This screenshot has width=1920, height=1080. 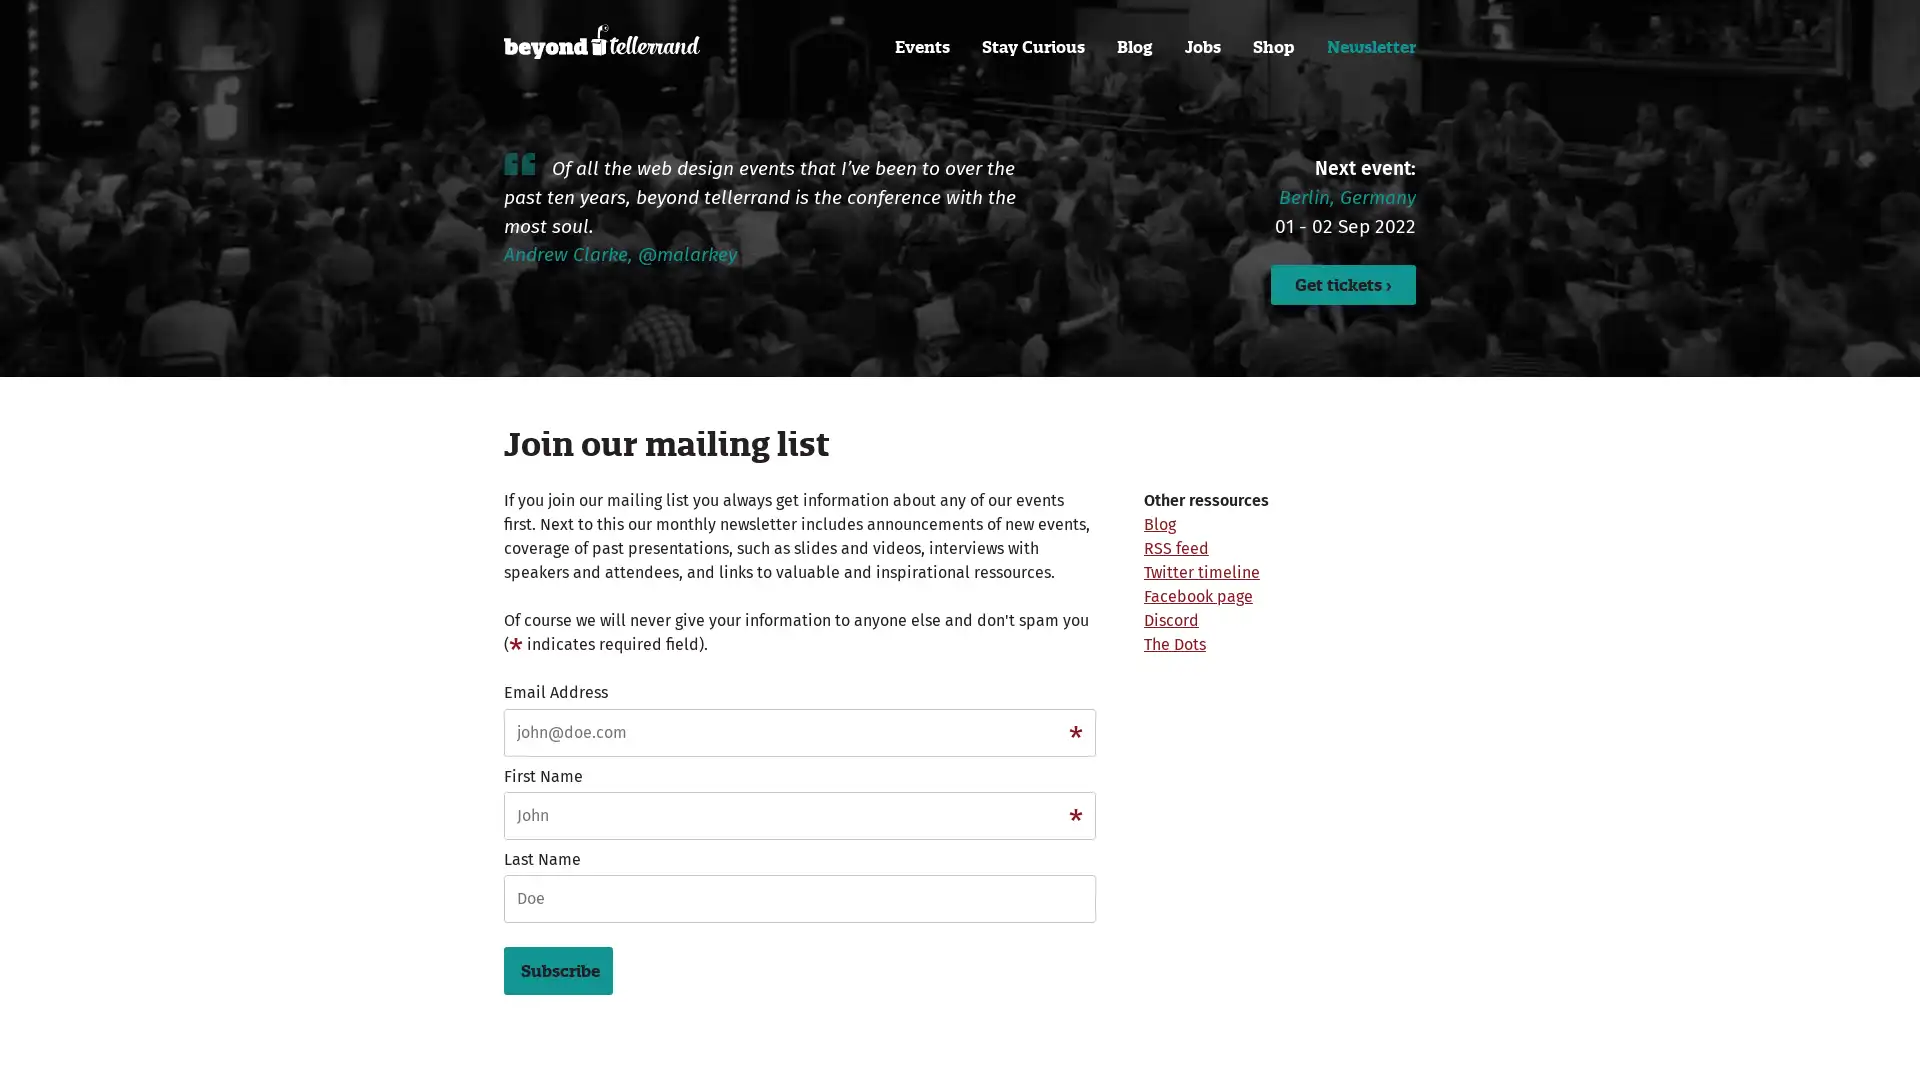 What do you see at coordinates (558, 968) in the screenshot?
I see `Subscribe` at bounding box center [558, 968].